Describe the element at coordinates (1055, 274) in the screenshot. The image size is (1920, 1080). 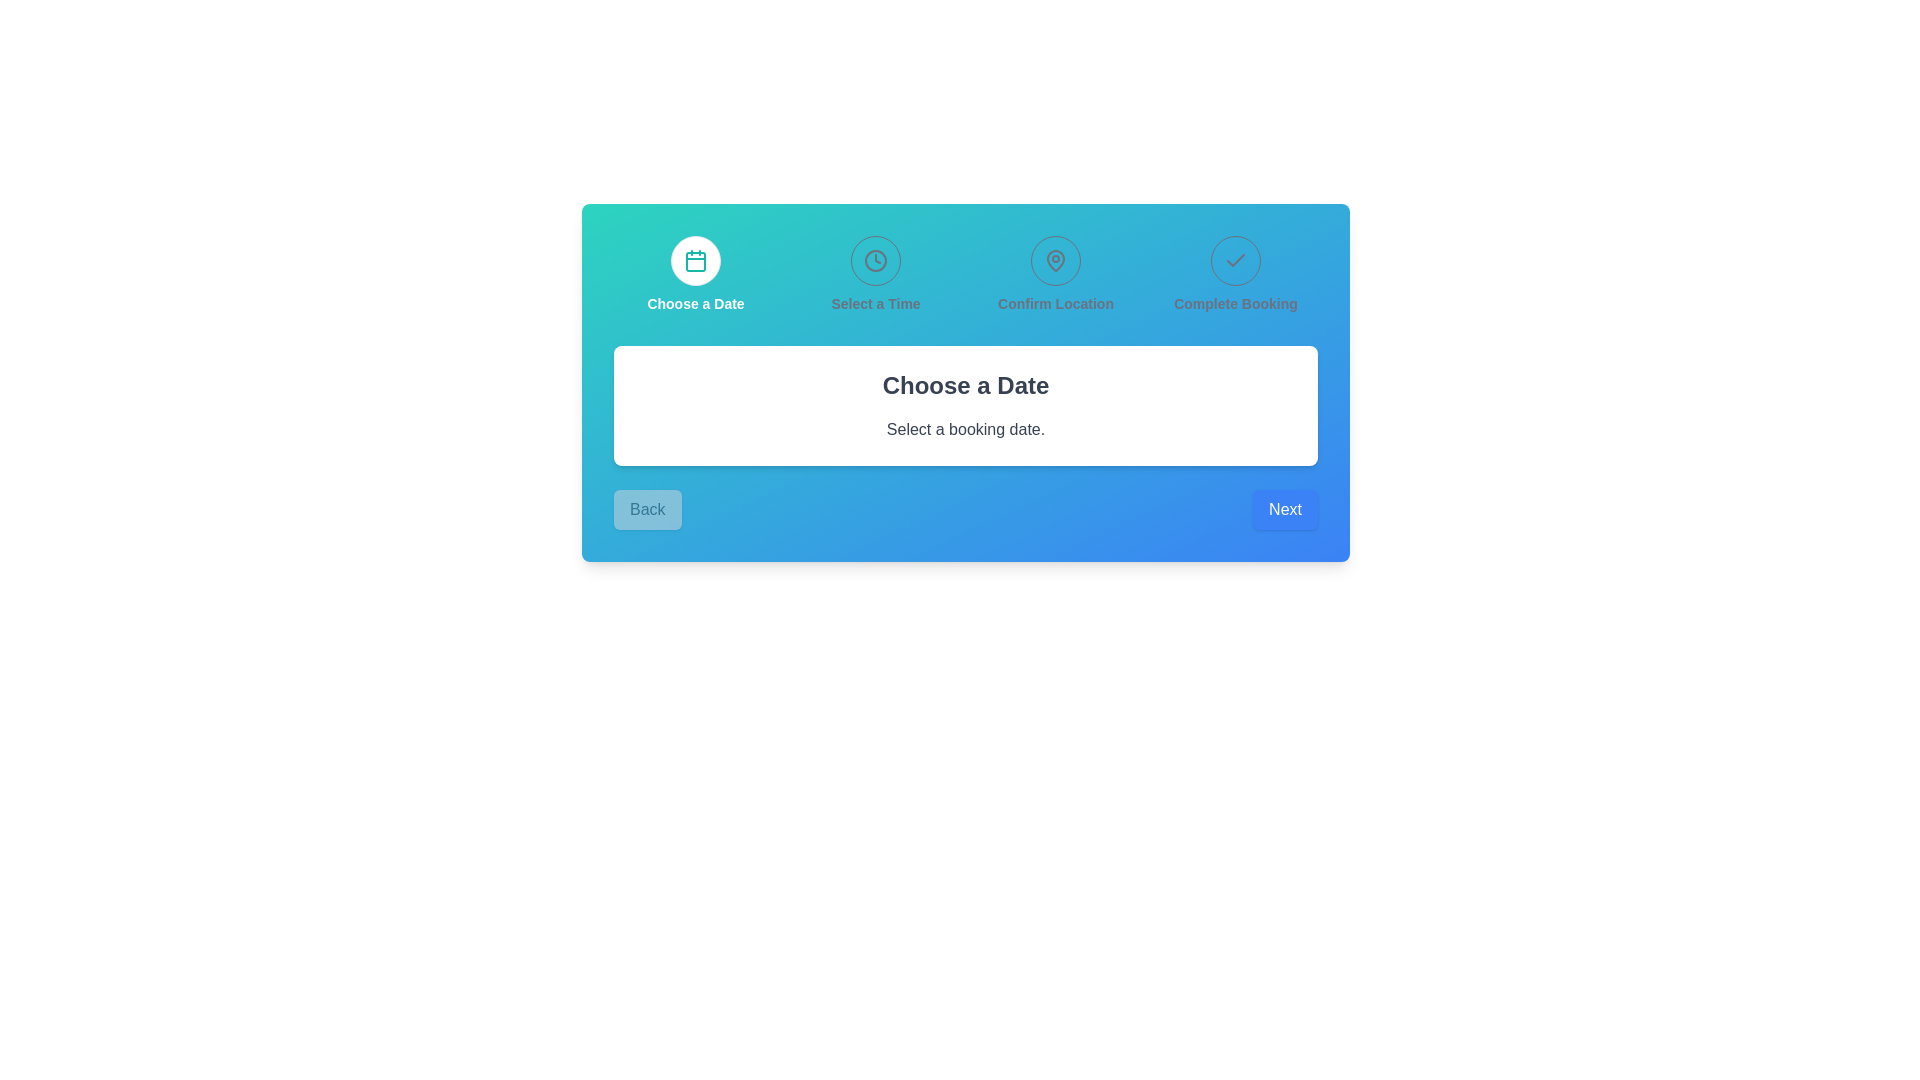
I see `the location confirmation indicator, which is the third element in a grid of four cells in the multi-step booking process` at that location.